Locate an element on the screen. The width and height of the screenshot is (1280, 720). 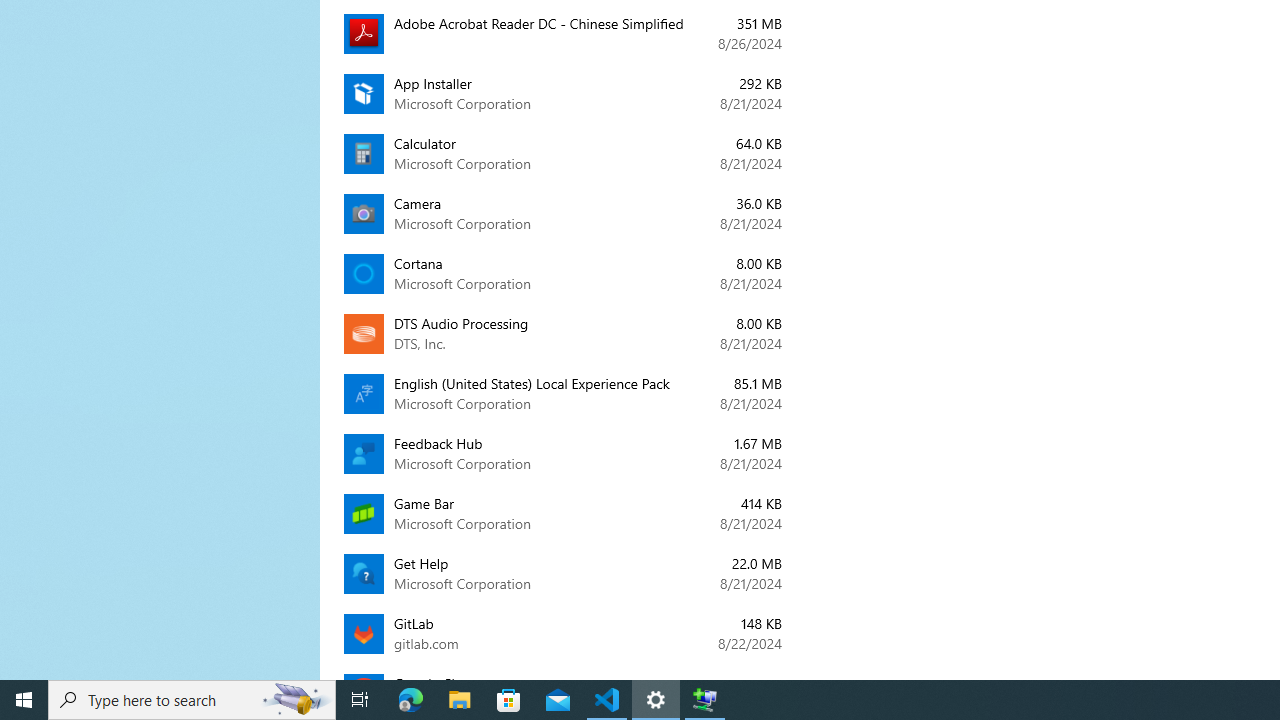
'Visual Studio Code - 1 running window' is located at coordinates (606, 698).